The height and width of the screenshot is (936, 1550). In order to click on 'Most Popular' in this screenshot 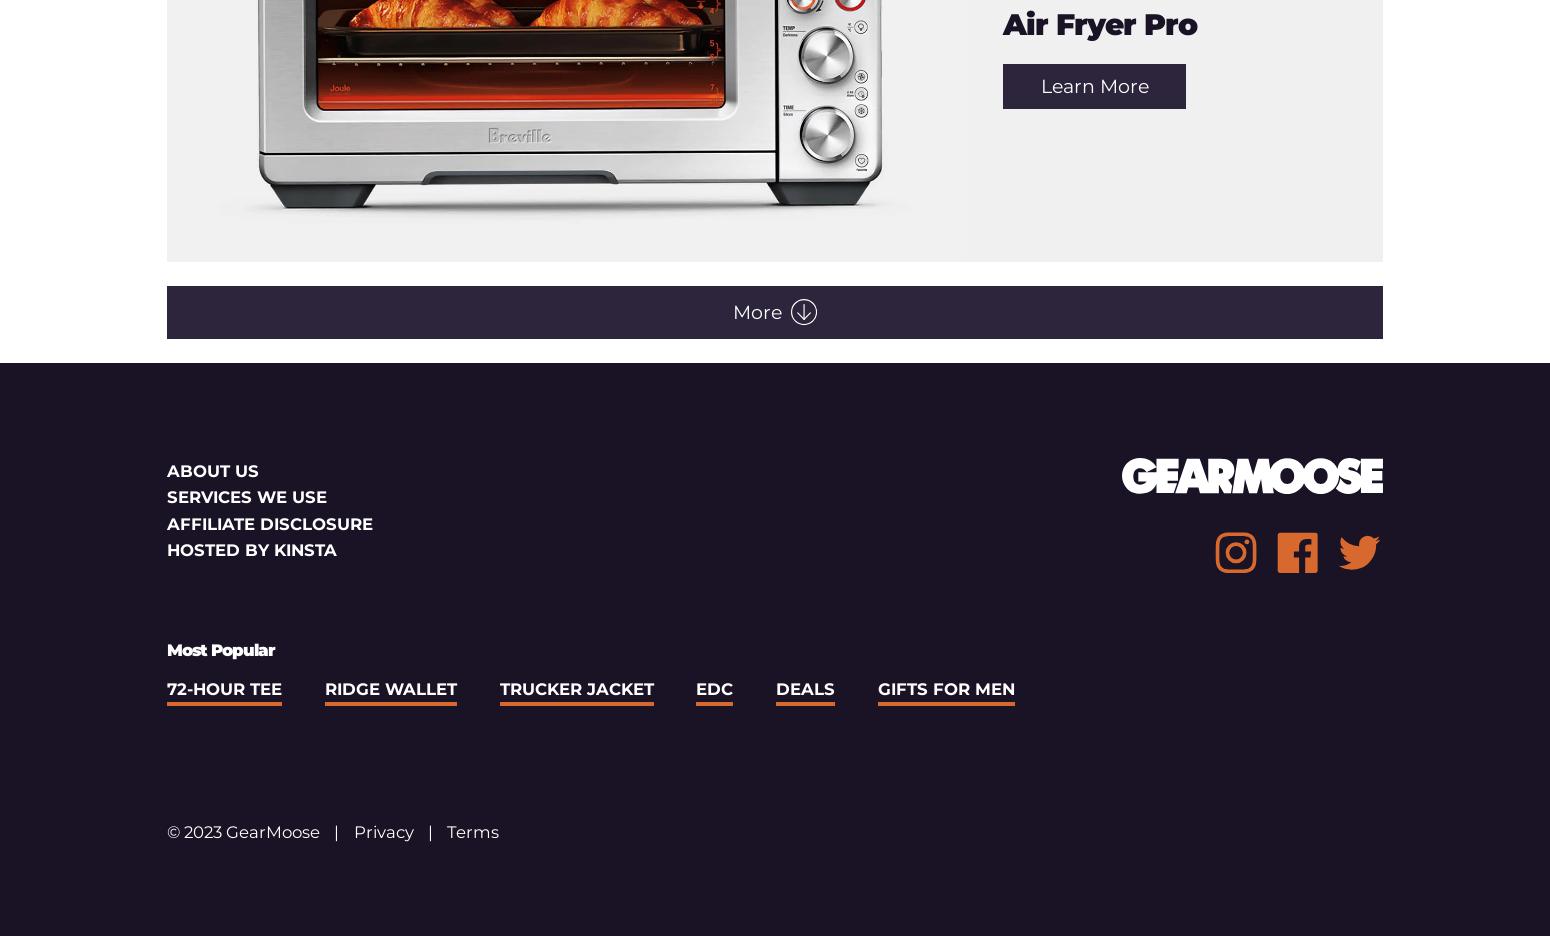, I will do `click(220, 648)`.